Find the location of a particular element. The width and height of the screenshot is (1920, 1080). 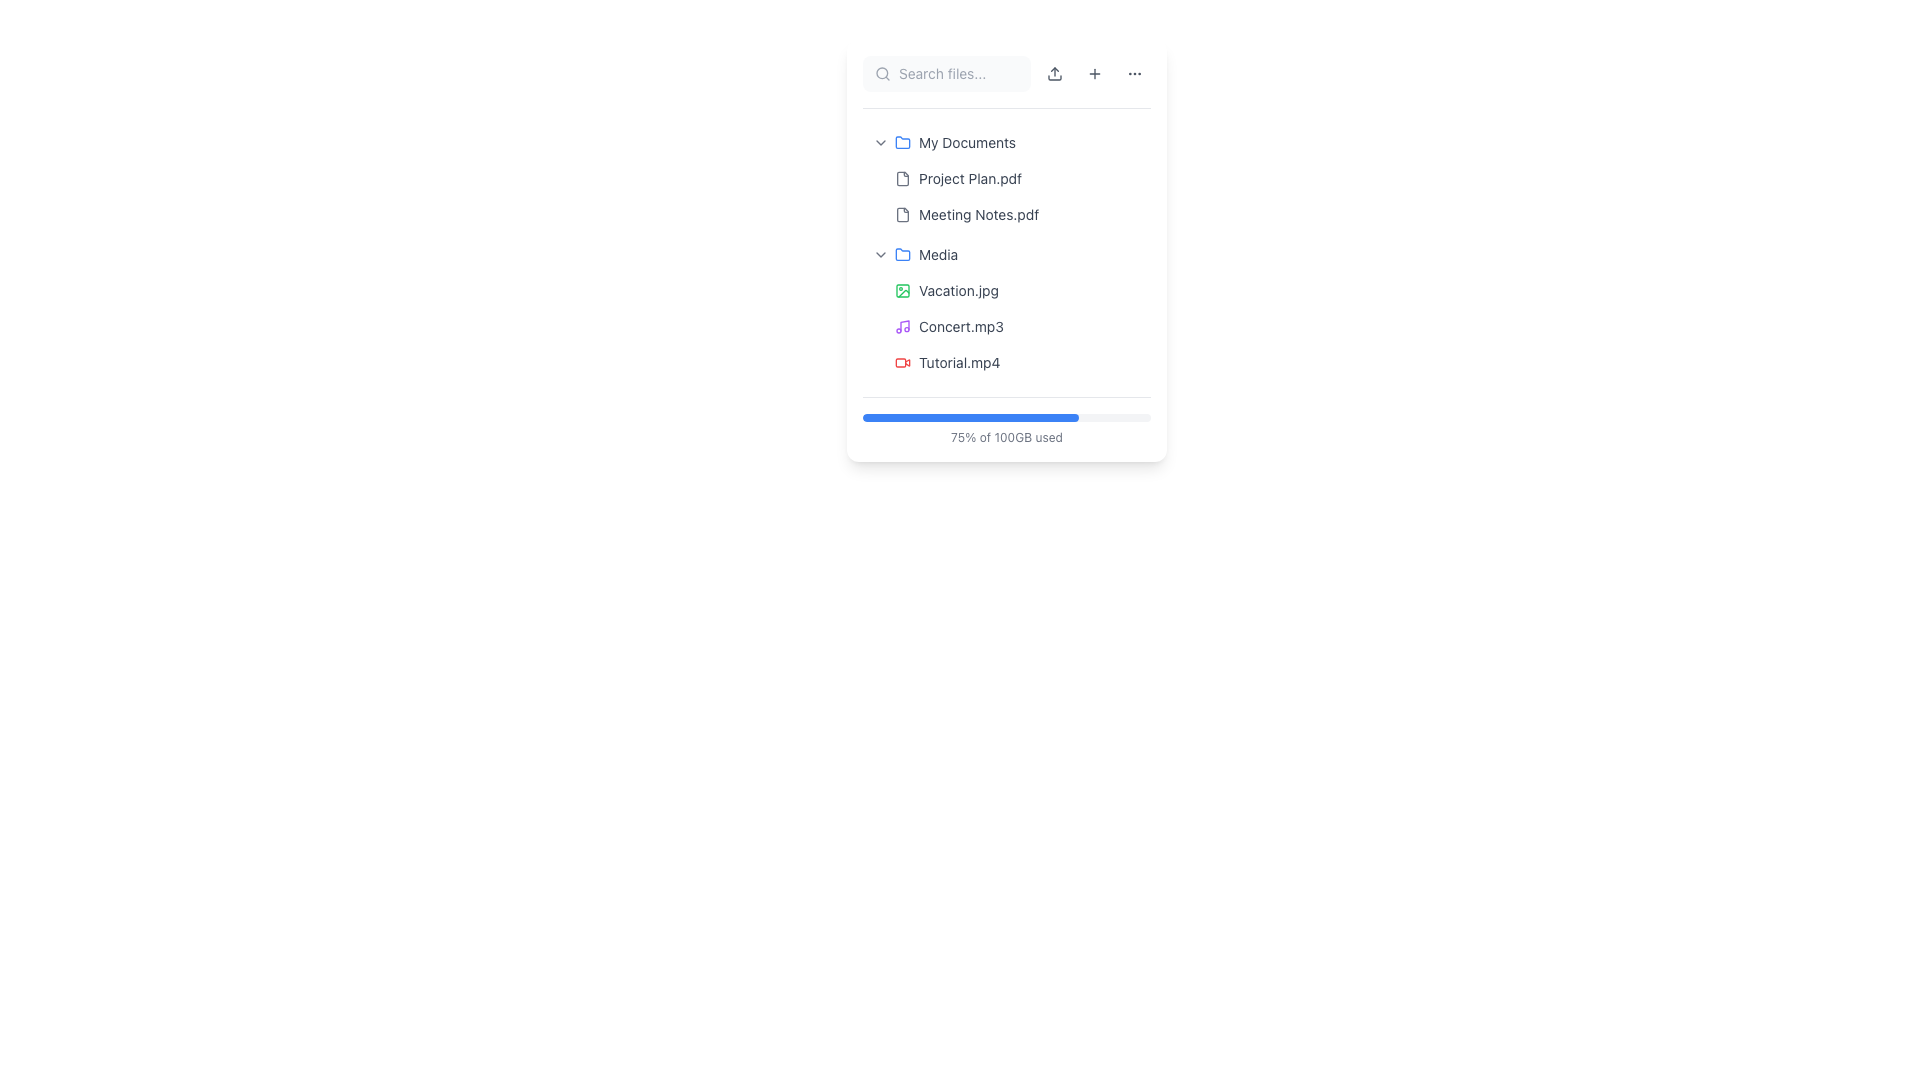

the List of file representation with icons located under the 'My Documents' folder is located at coordinates (1018, 196).